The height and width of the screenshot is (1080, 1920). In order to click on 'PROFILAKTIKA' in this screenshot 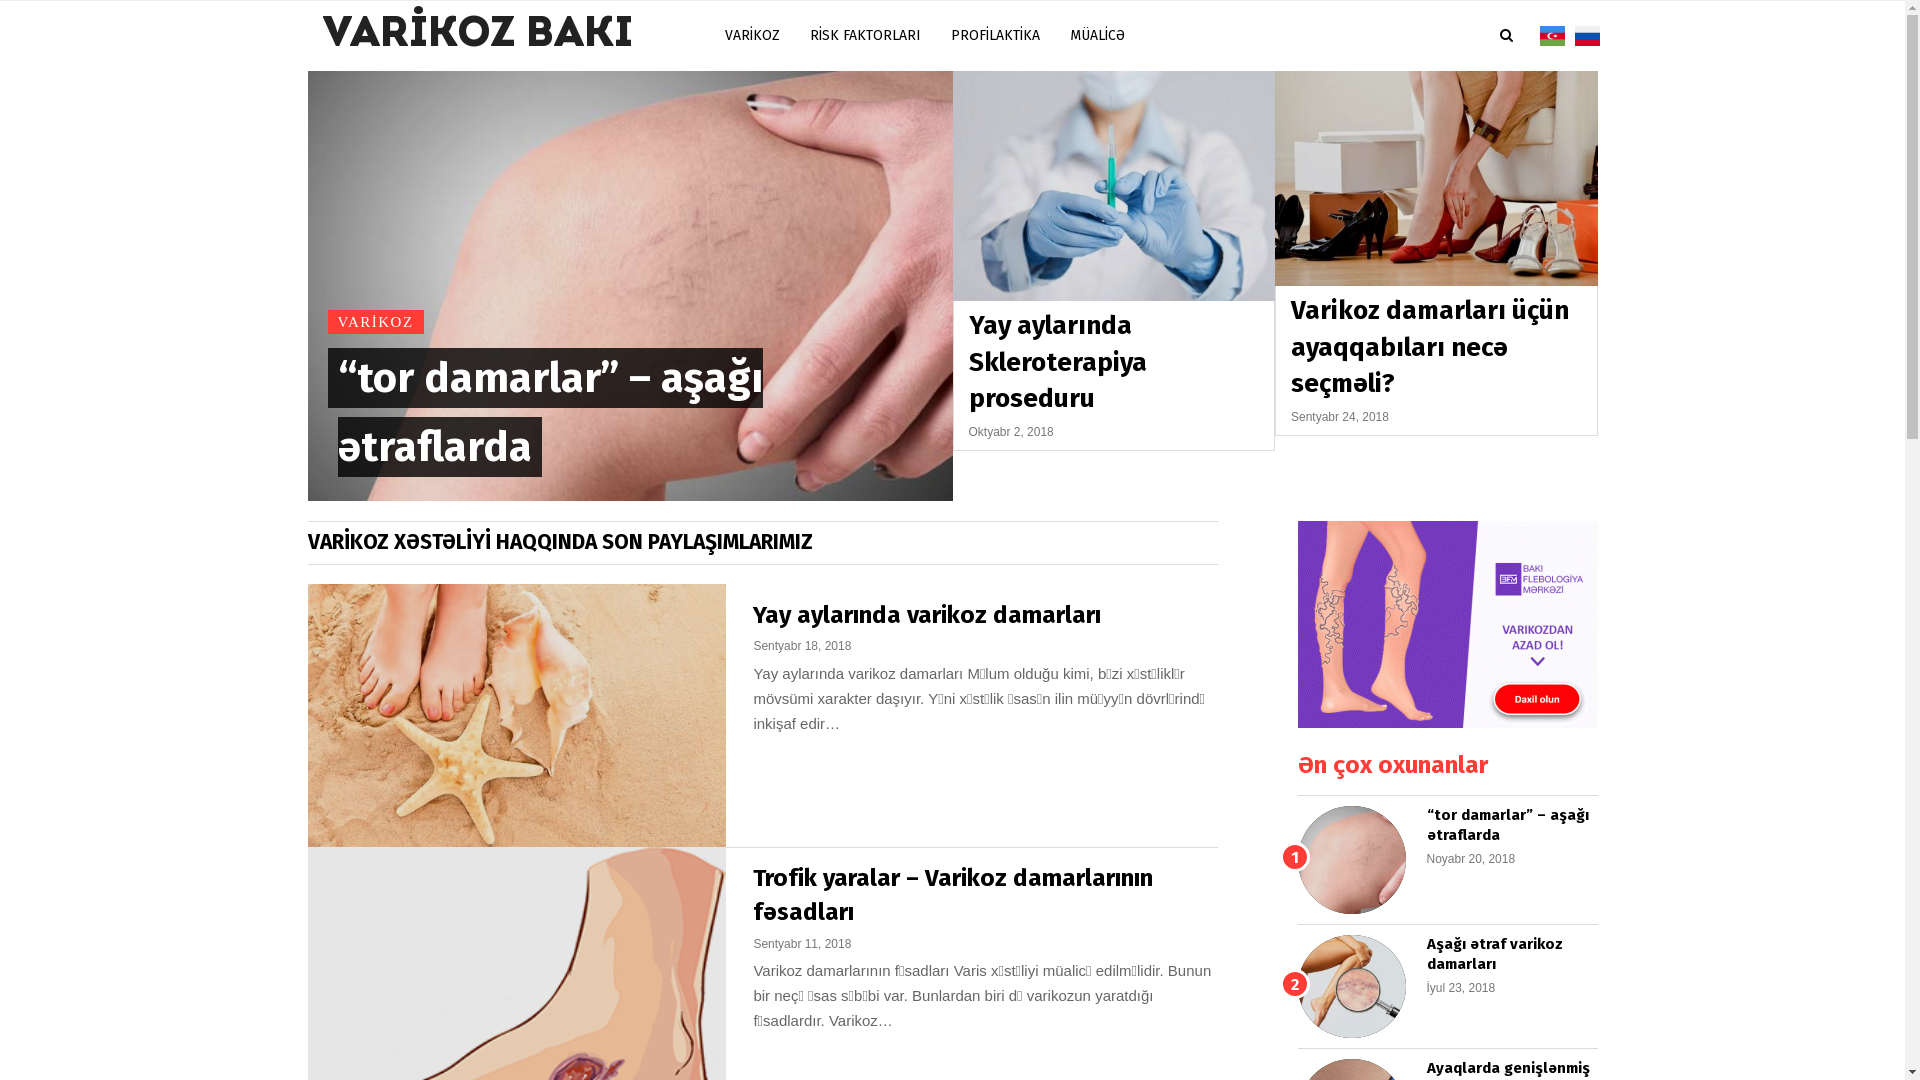, I will do `click(935, 35)`.